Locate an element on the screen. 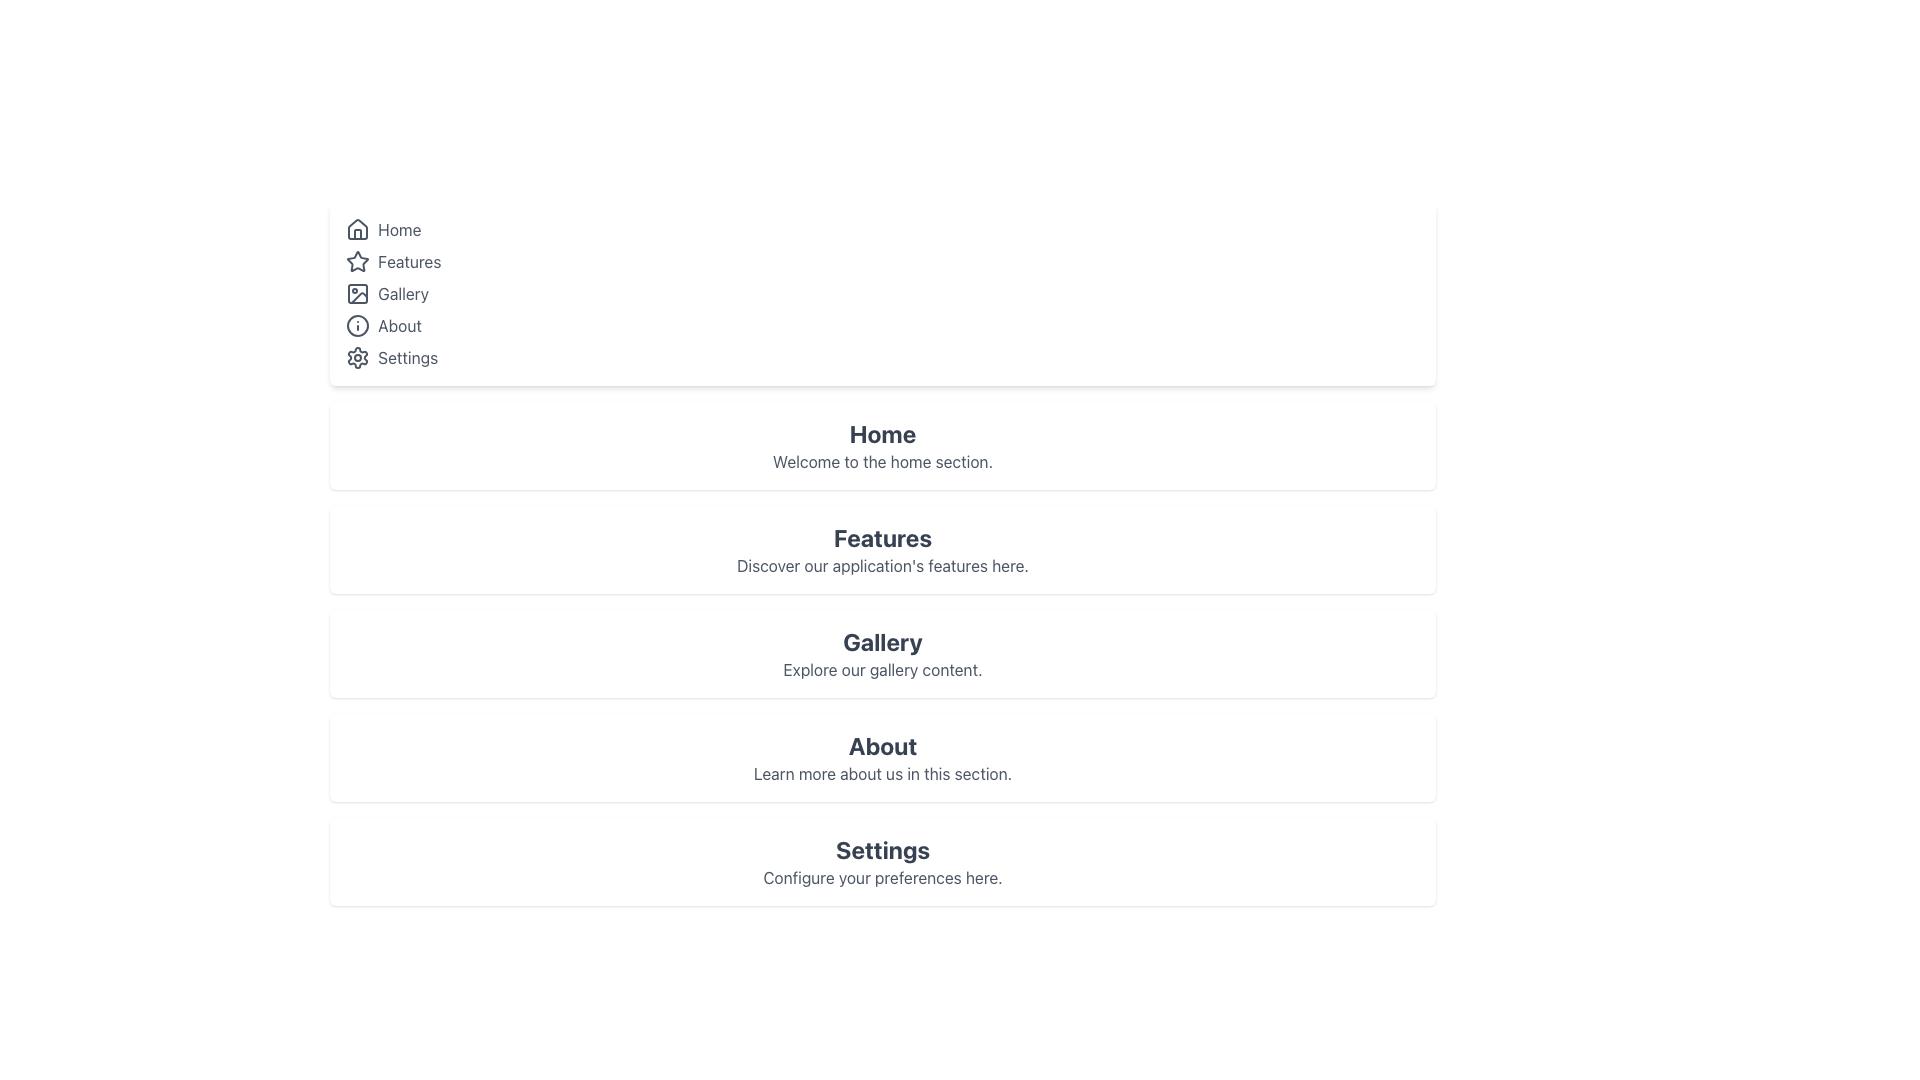 The height and width of the screenshot is (1080, 1920). the 'Gallery' Icon located to the left of the word 'Gallery' in the vertical navigation menu is located at coordinates (358, 293).